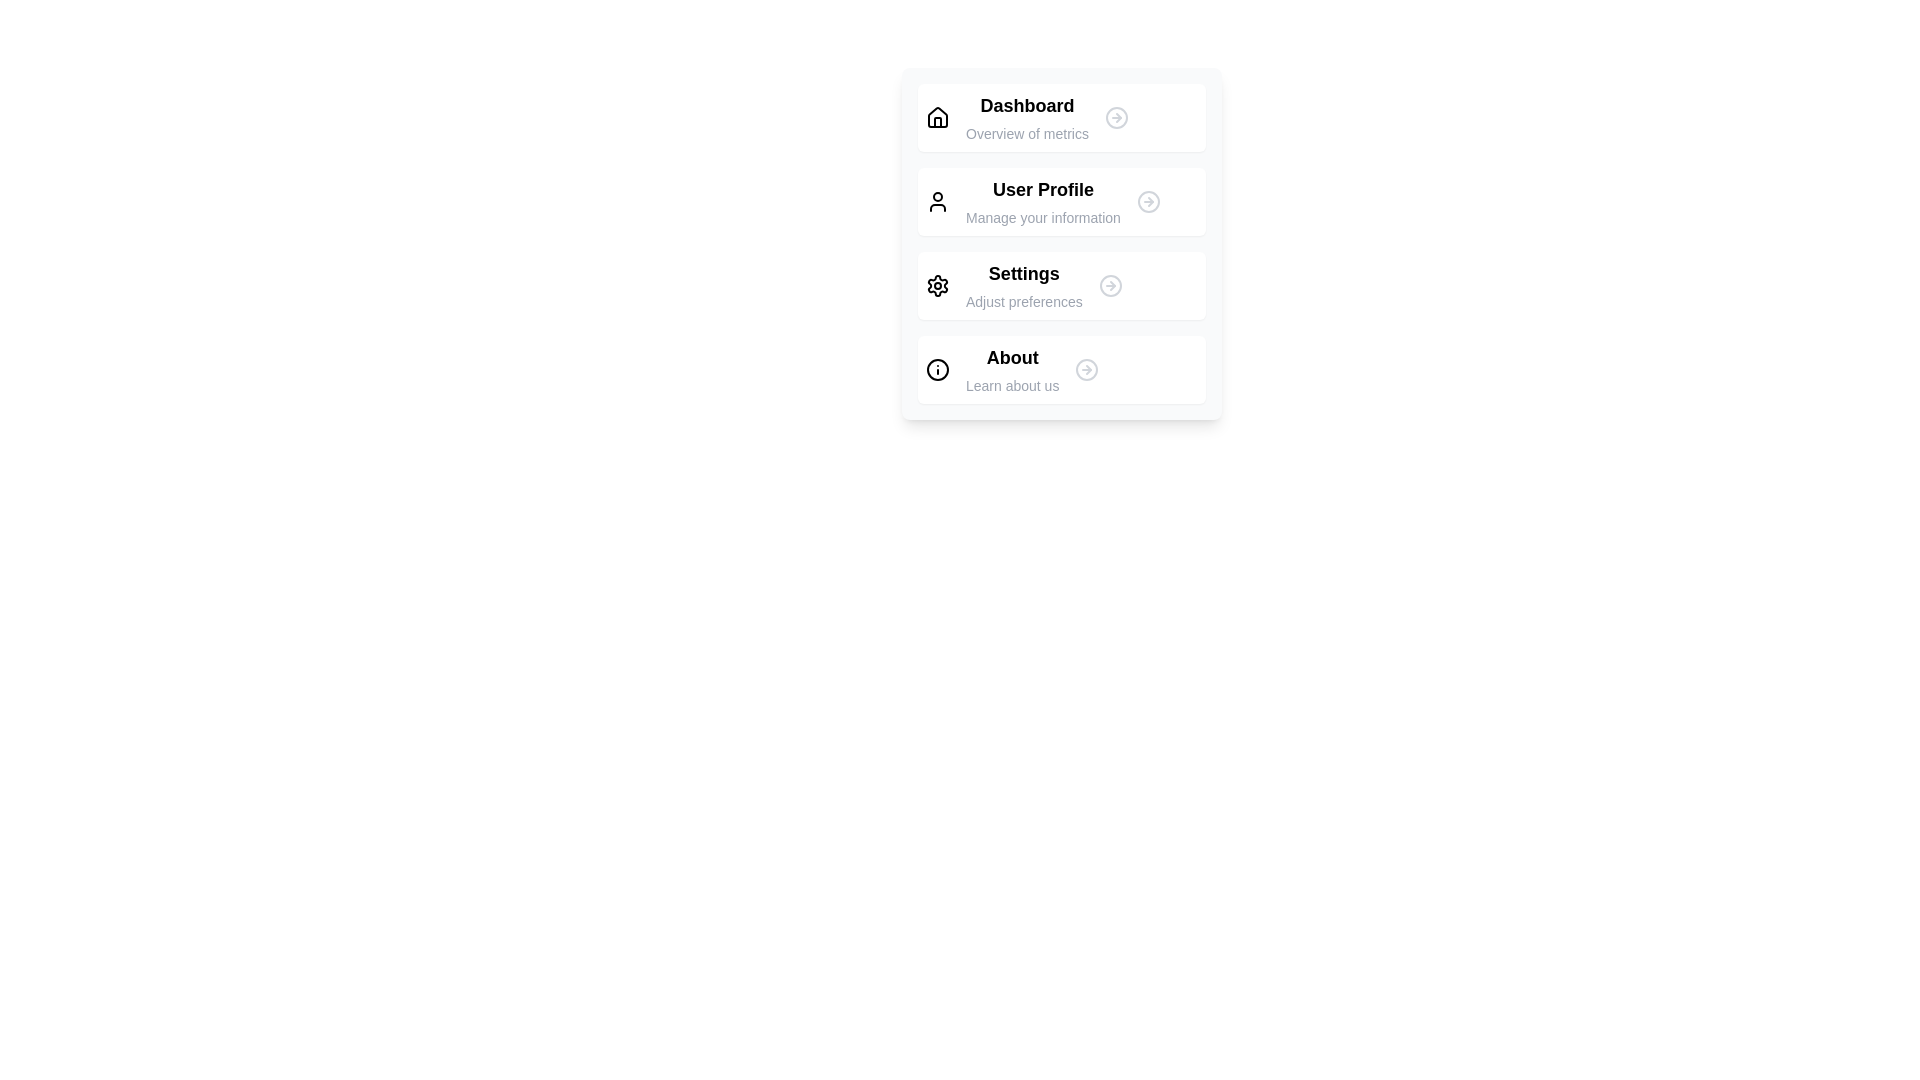 The image size is (1920, 1080). I want to click on the 'Arrow in a Circle' icon located at the far right of the 'Dashboard' menu option to indicate navigation or progression, so click(1115, 118).